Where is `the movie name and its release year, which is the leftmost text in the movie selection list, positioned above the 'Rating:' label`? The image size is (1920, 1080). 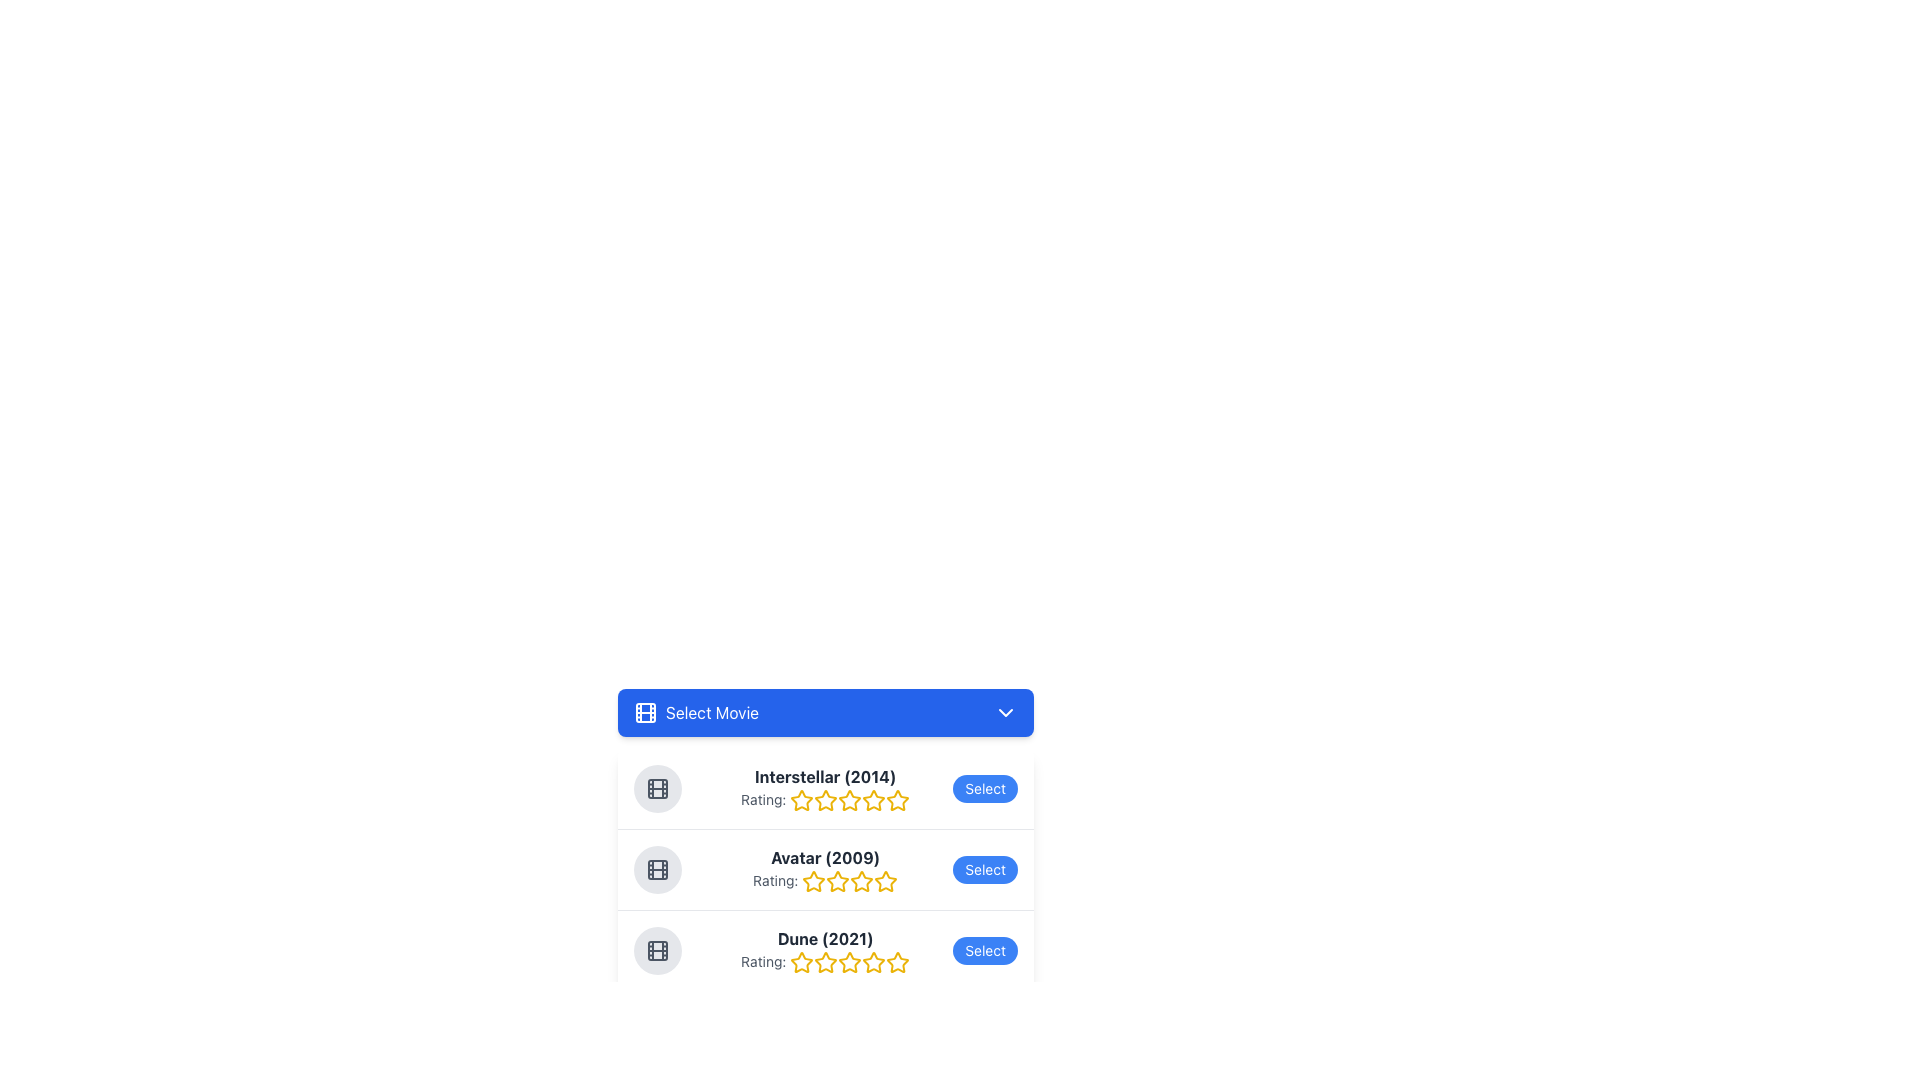 the movie name and its release year, which is the leftmost text in the movie selection list, positioned above the 'Rating:' label is located at coordinates (825, 775).